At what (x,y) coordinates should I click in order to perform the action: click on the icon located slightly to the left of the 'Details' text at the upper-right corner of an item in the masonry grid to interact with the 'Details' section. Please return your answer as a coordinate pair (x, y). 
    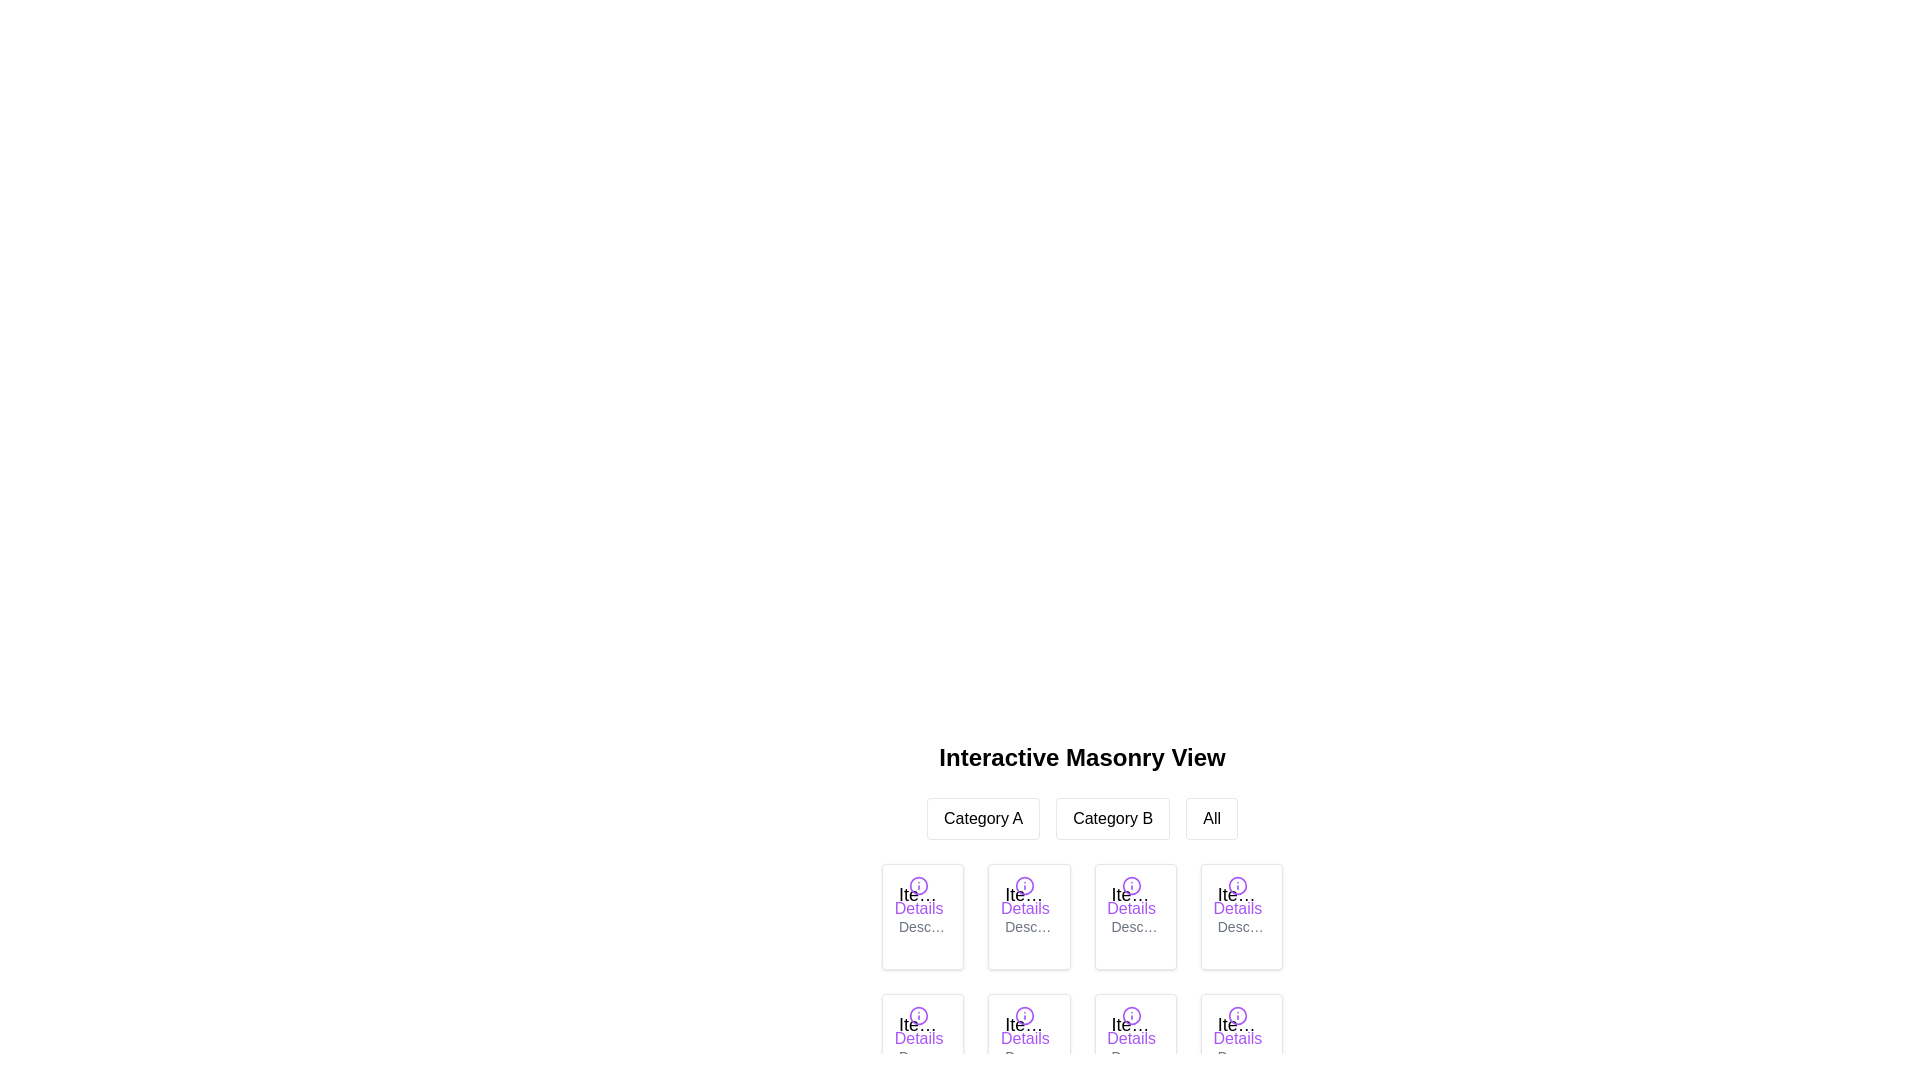
    Looking at the image, I should click on (1236, 1015).